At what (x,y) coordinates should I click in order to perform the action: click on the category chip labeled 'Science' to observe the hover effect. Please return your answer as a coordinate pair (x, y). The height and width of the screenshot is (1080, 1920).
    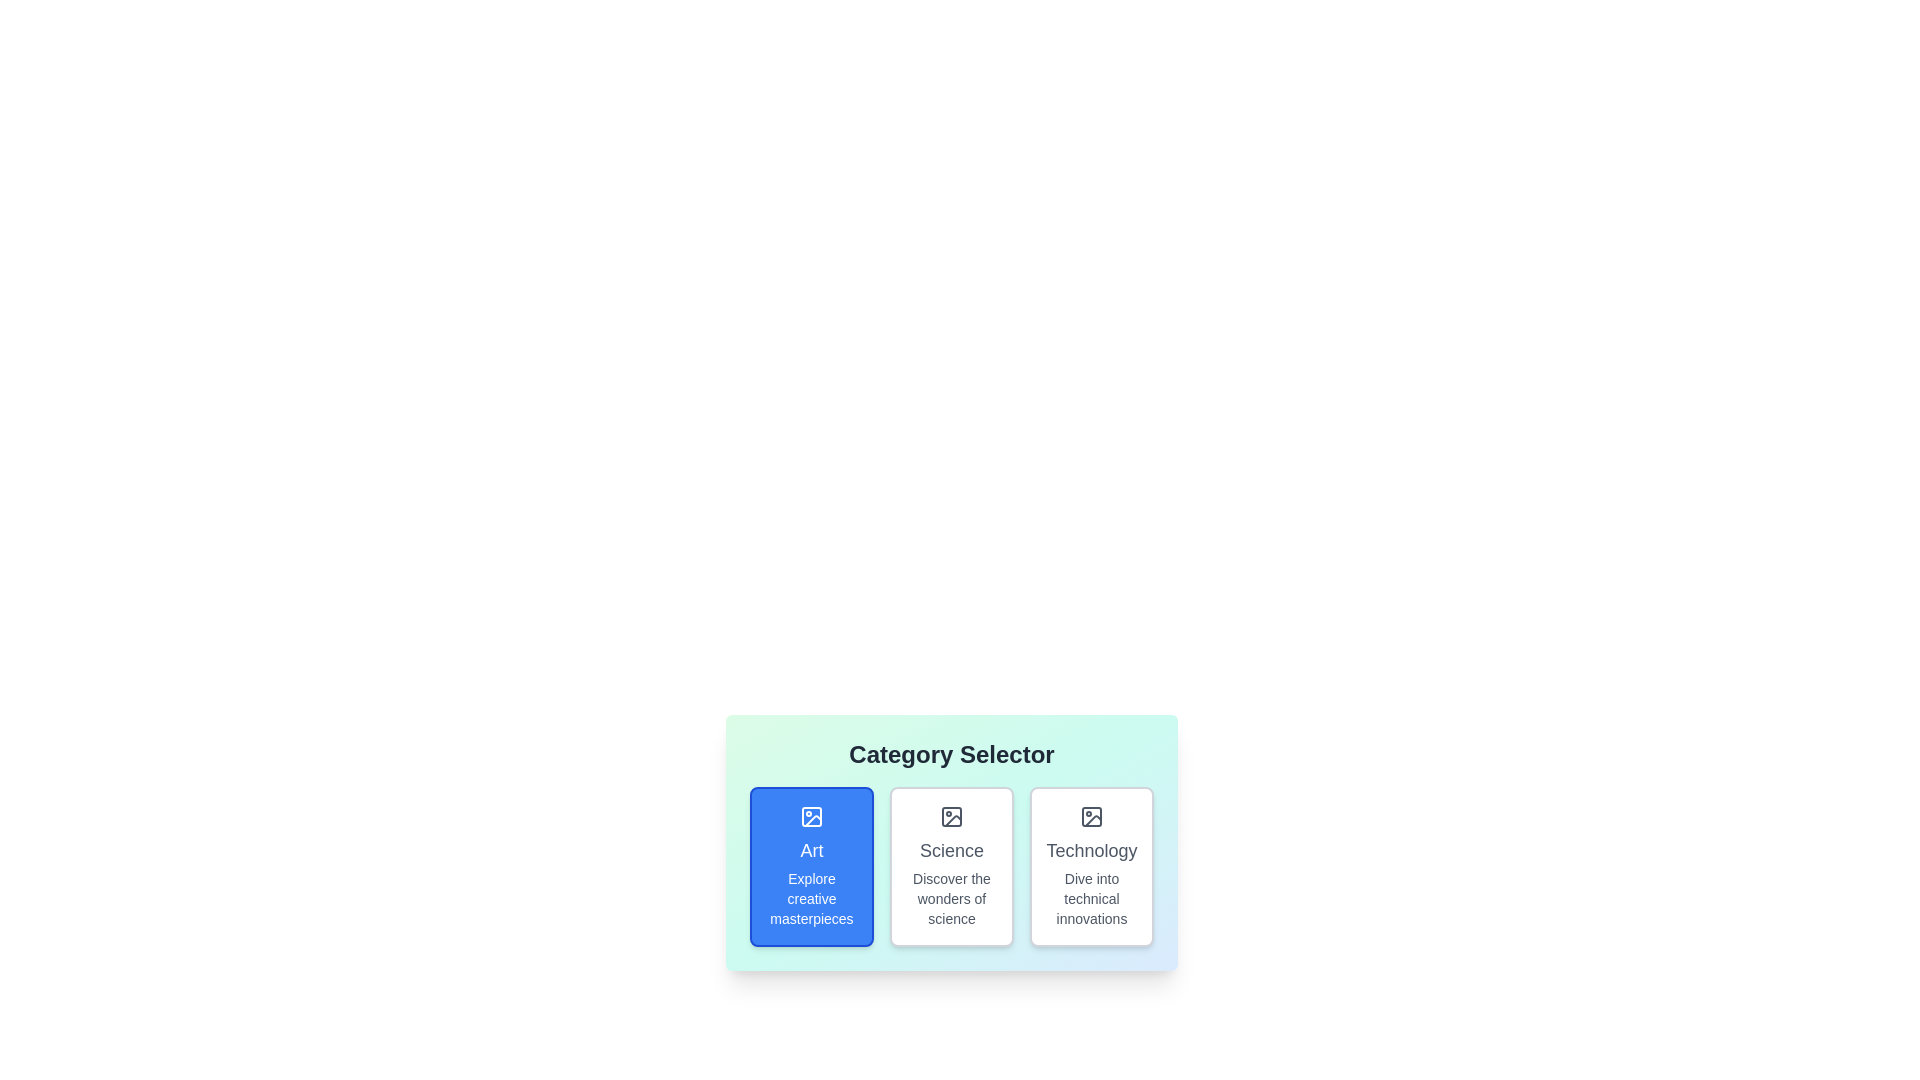
    Looking at the image, I should click on (950, 866).